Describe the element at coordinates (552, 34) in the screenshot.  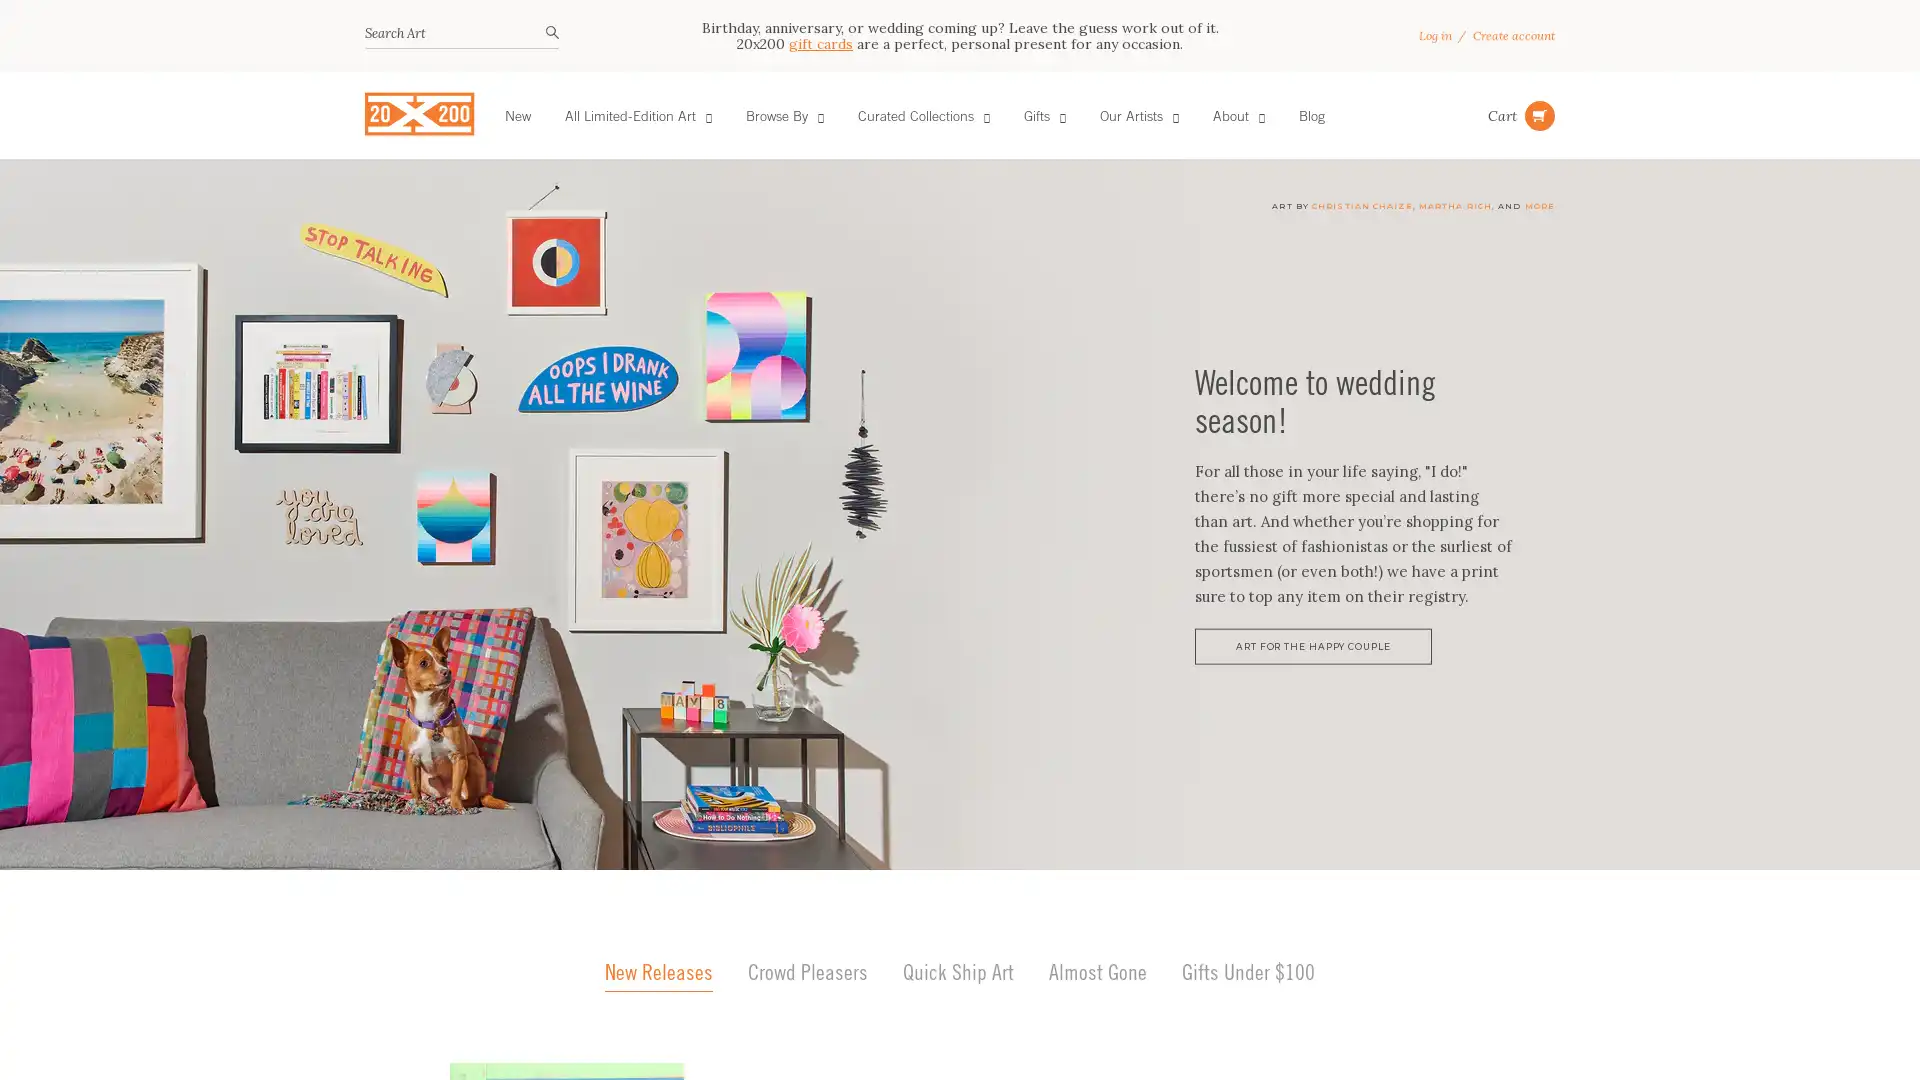
I see `icon-search SEARCH` at that location.